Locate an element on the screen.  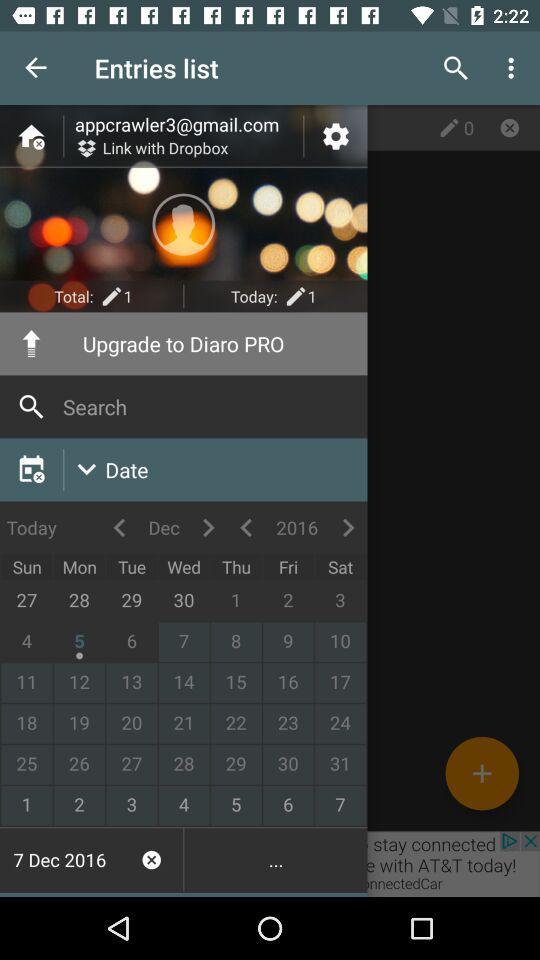
the add icon is located at coordinates (481, 772).